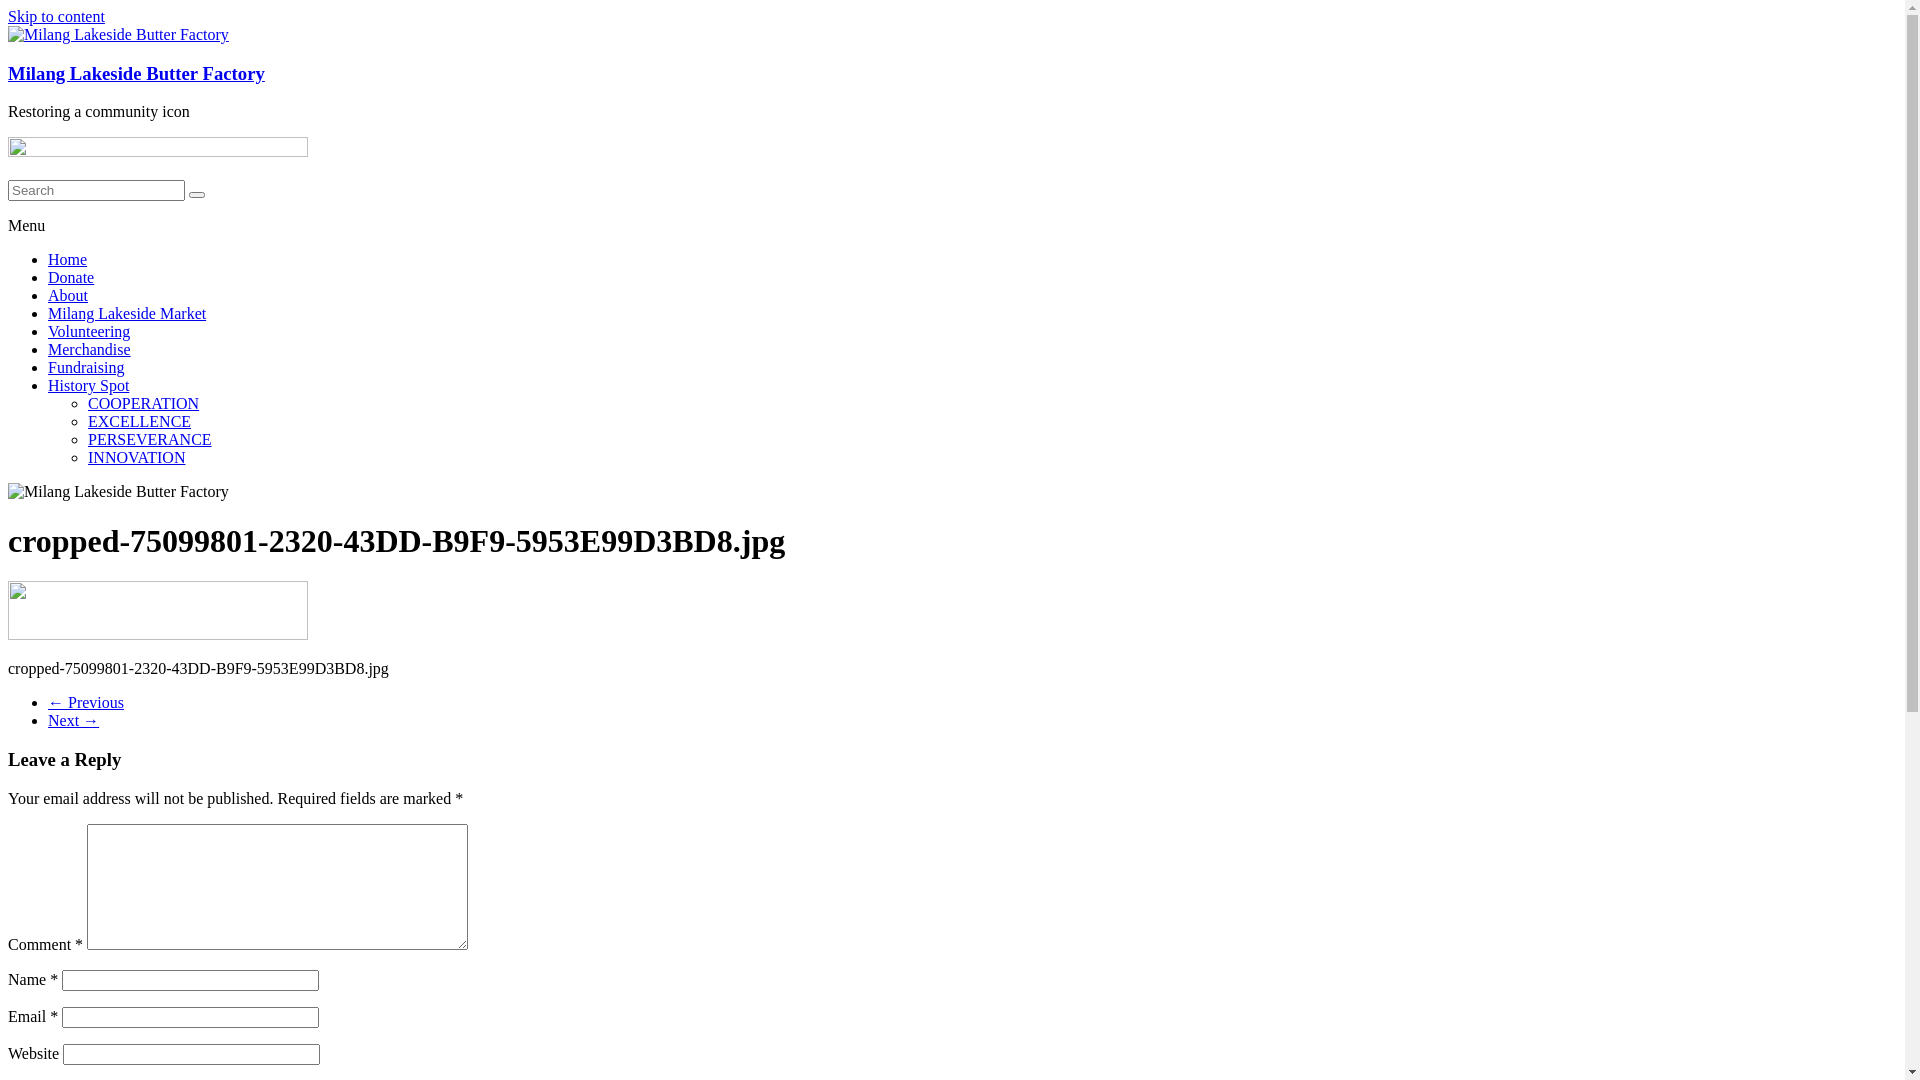  Describe the element at coordinates (135, 457) in the screenshot. I see `'INNOVATION'` at that location.